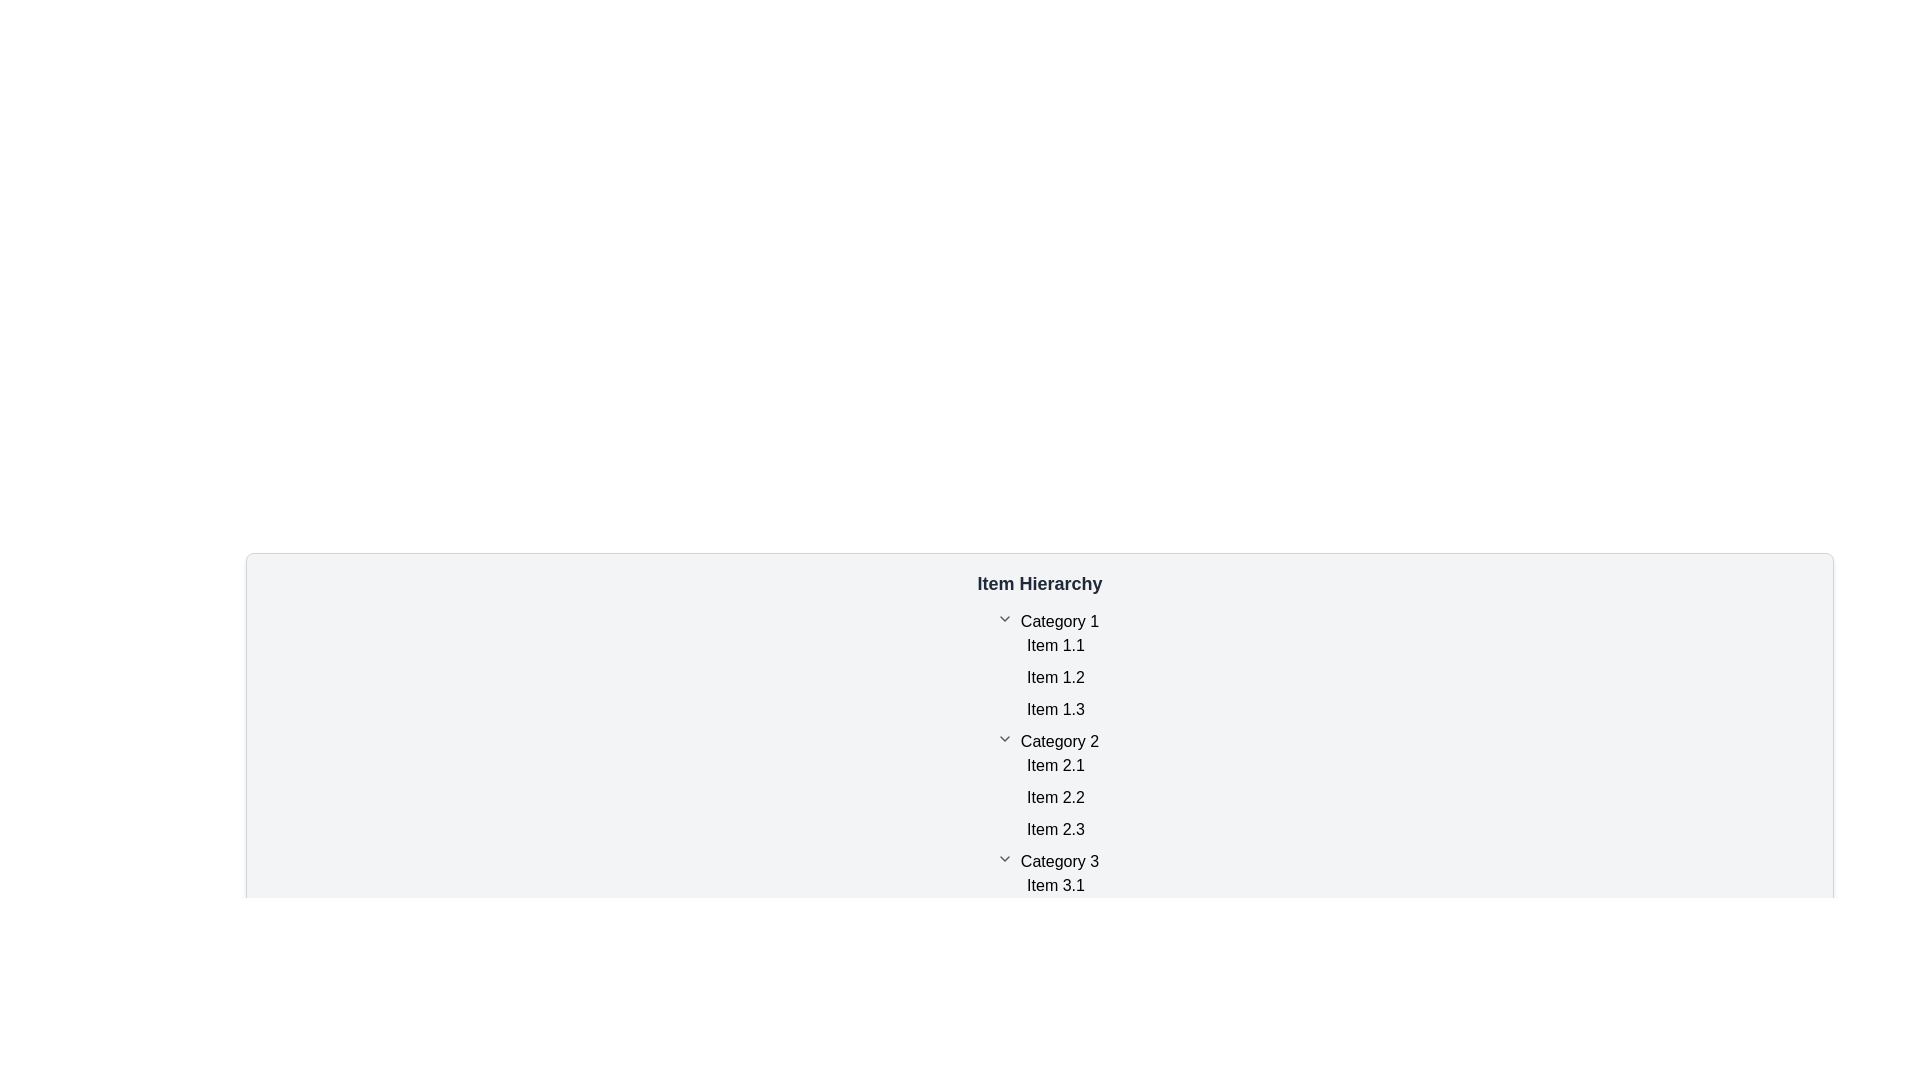 The width and height of the screenshot is (1920, 1080). Describe the element at coordinates (1055, 765) in the screenshot. I see `text label of the first item under the 'Category 2' section in the hierarchical list` at that location.